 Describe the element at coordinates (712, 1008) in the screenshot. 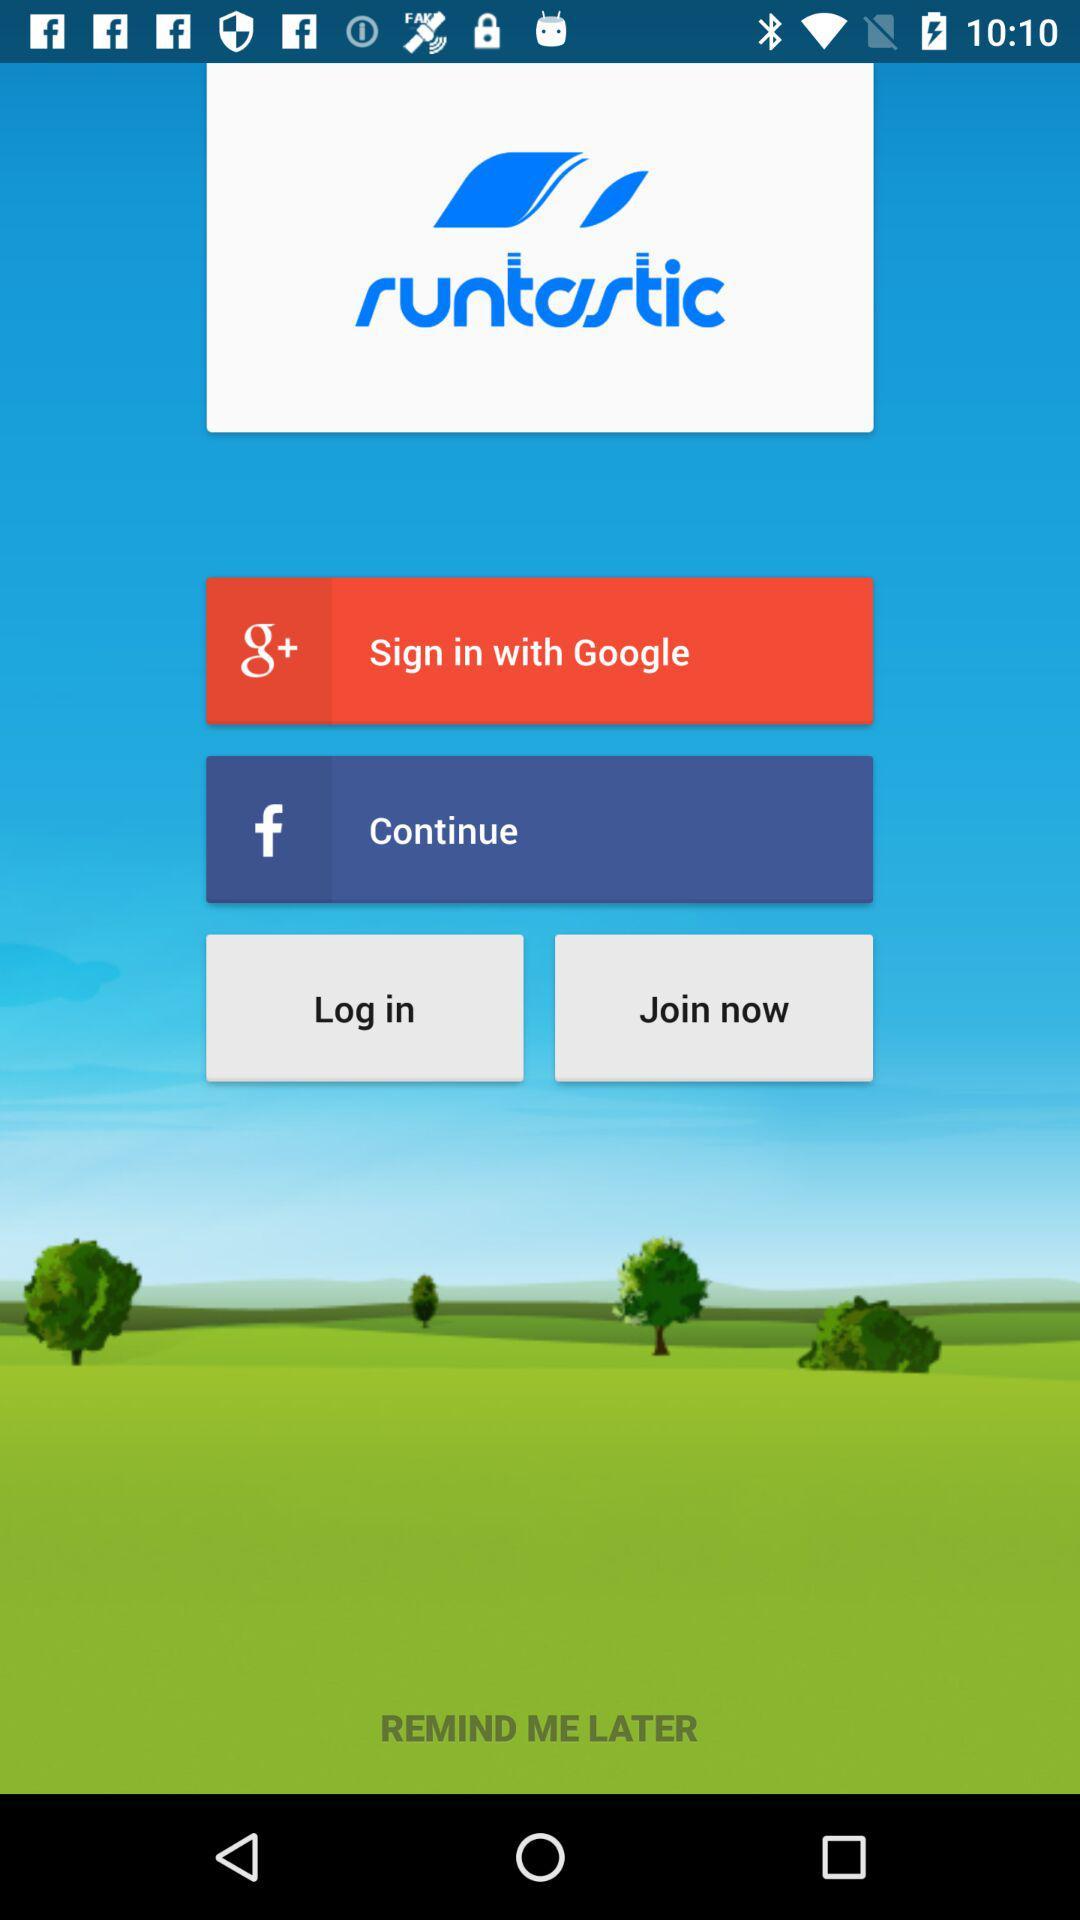

I see `the item next to log in item` at that location.